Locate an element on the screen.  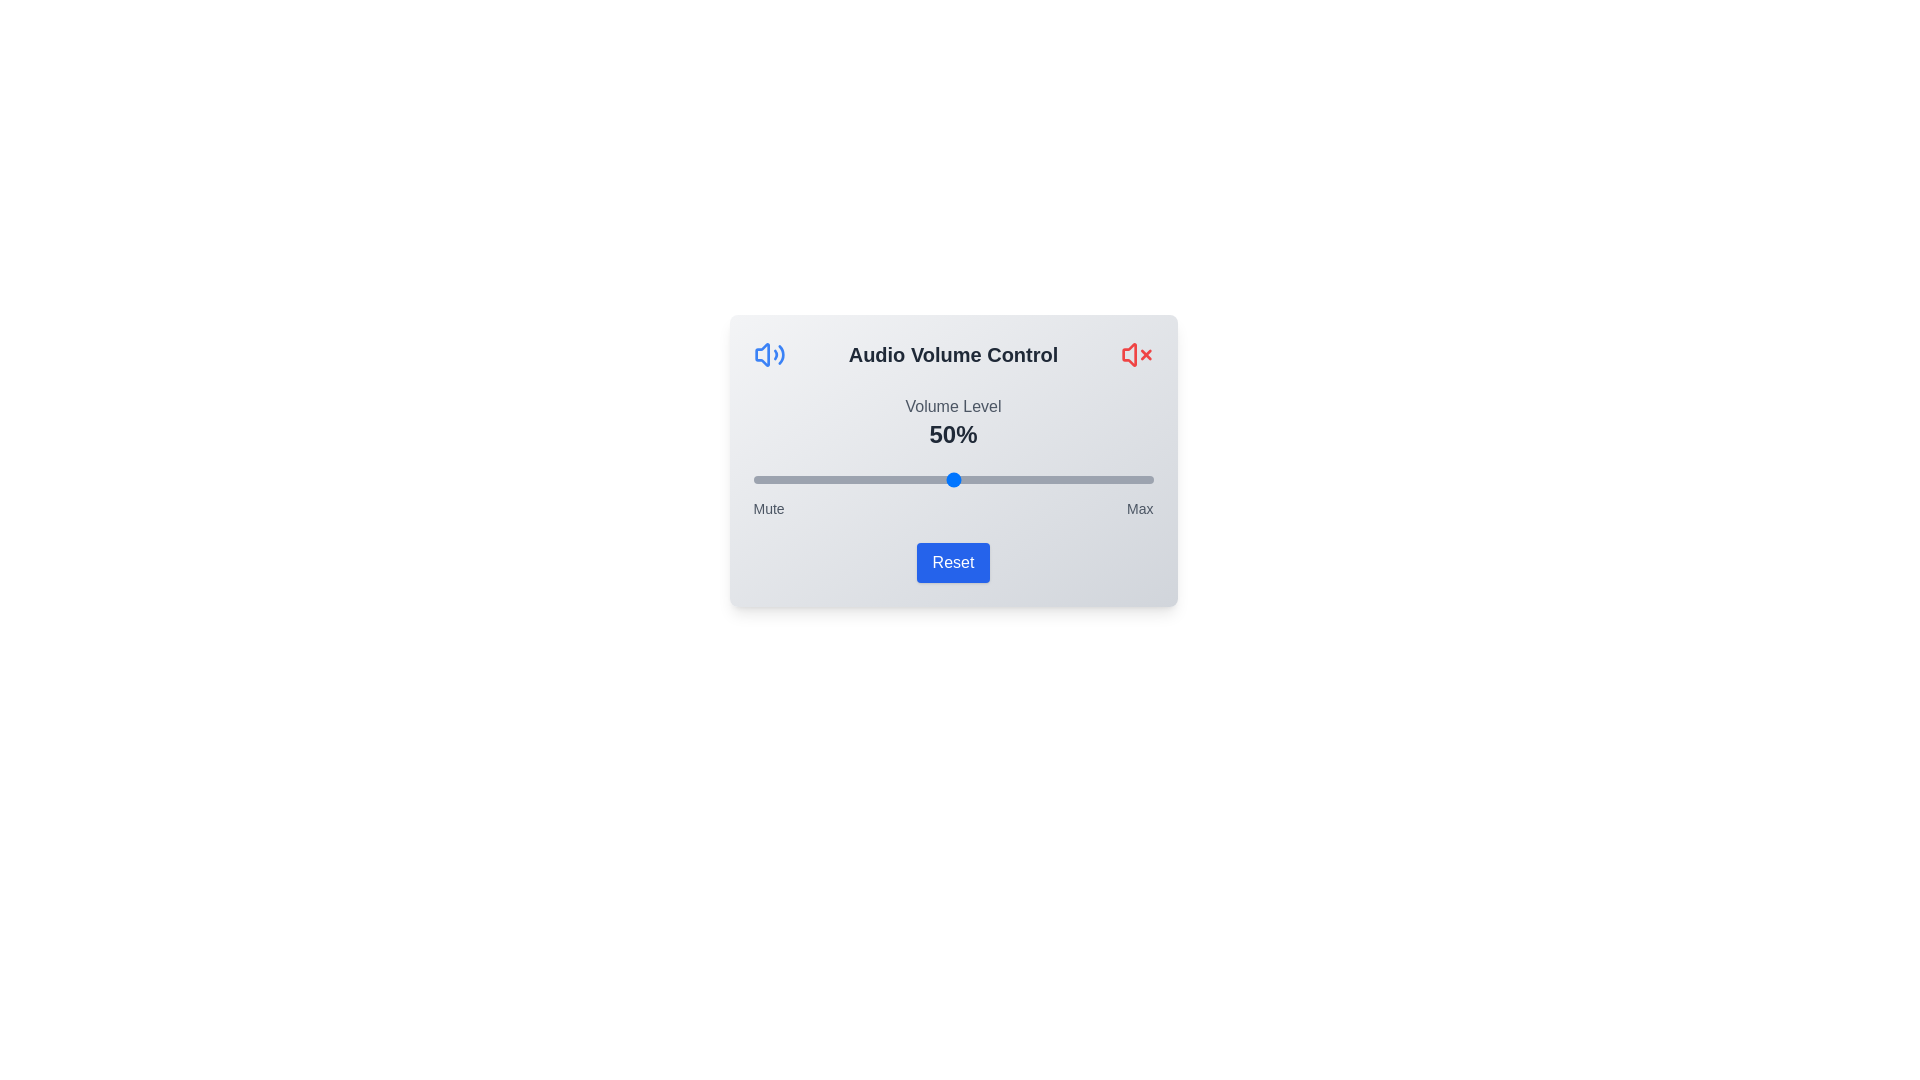
the volume slider to 80% is located at coordinates (1072, 479).